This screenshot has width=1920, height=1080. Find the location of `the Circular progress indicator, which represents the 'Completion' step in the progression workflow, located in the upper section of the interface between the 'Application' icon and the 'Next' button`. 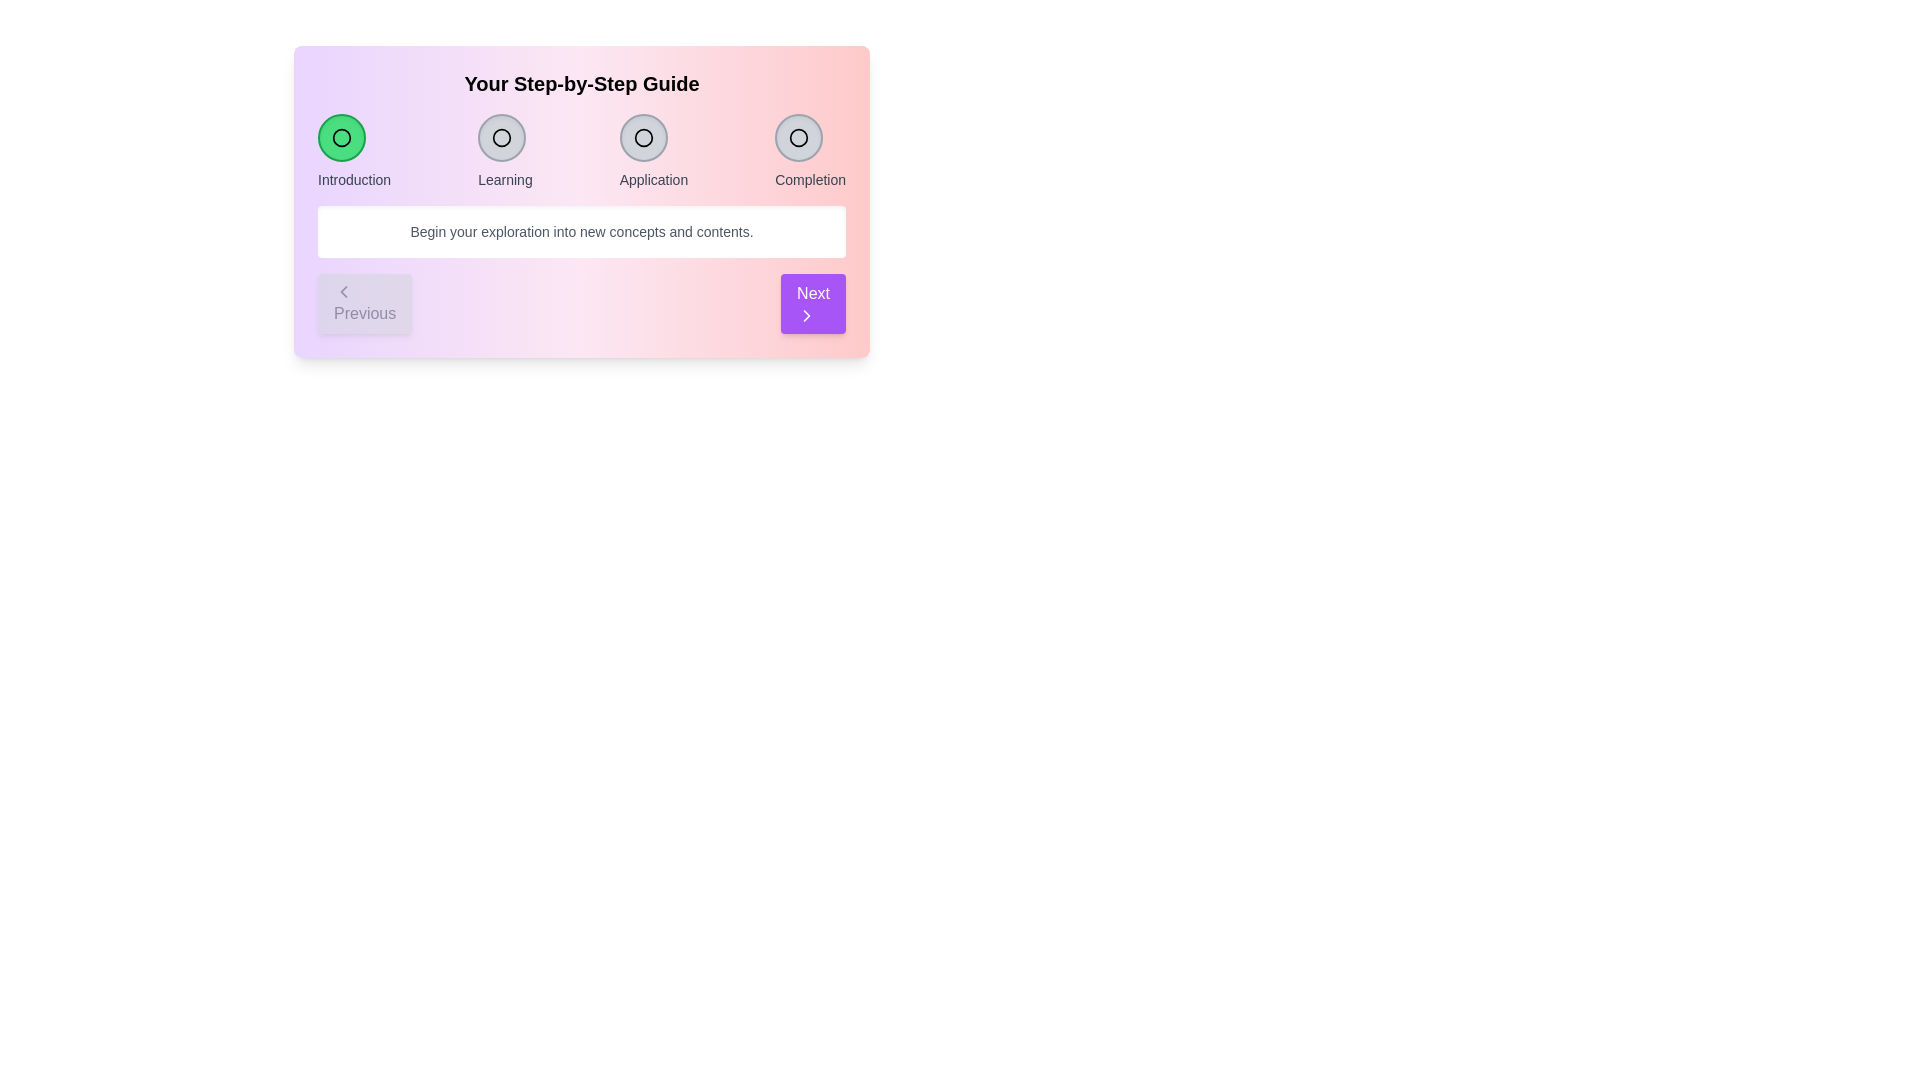

the Circular progress indicator, which represents the 'Completion' step in the progression workflow, located in the upper section of the interface between the 'Application' icon and the 'Next' button is located at coordinates (798, 137).